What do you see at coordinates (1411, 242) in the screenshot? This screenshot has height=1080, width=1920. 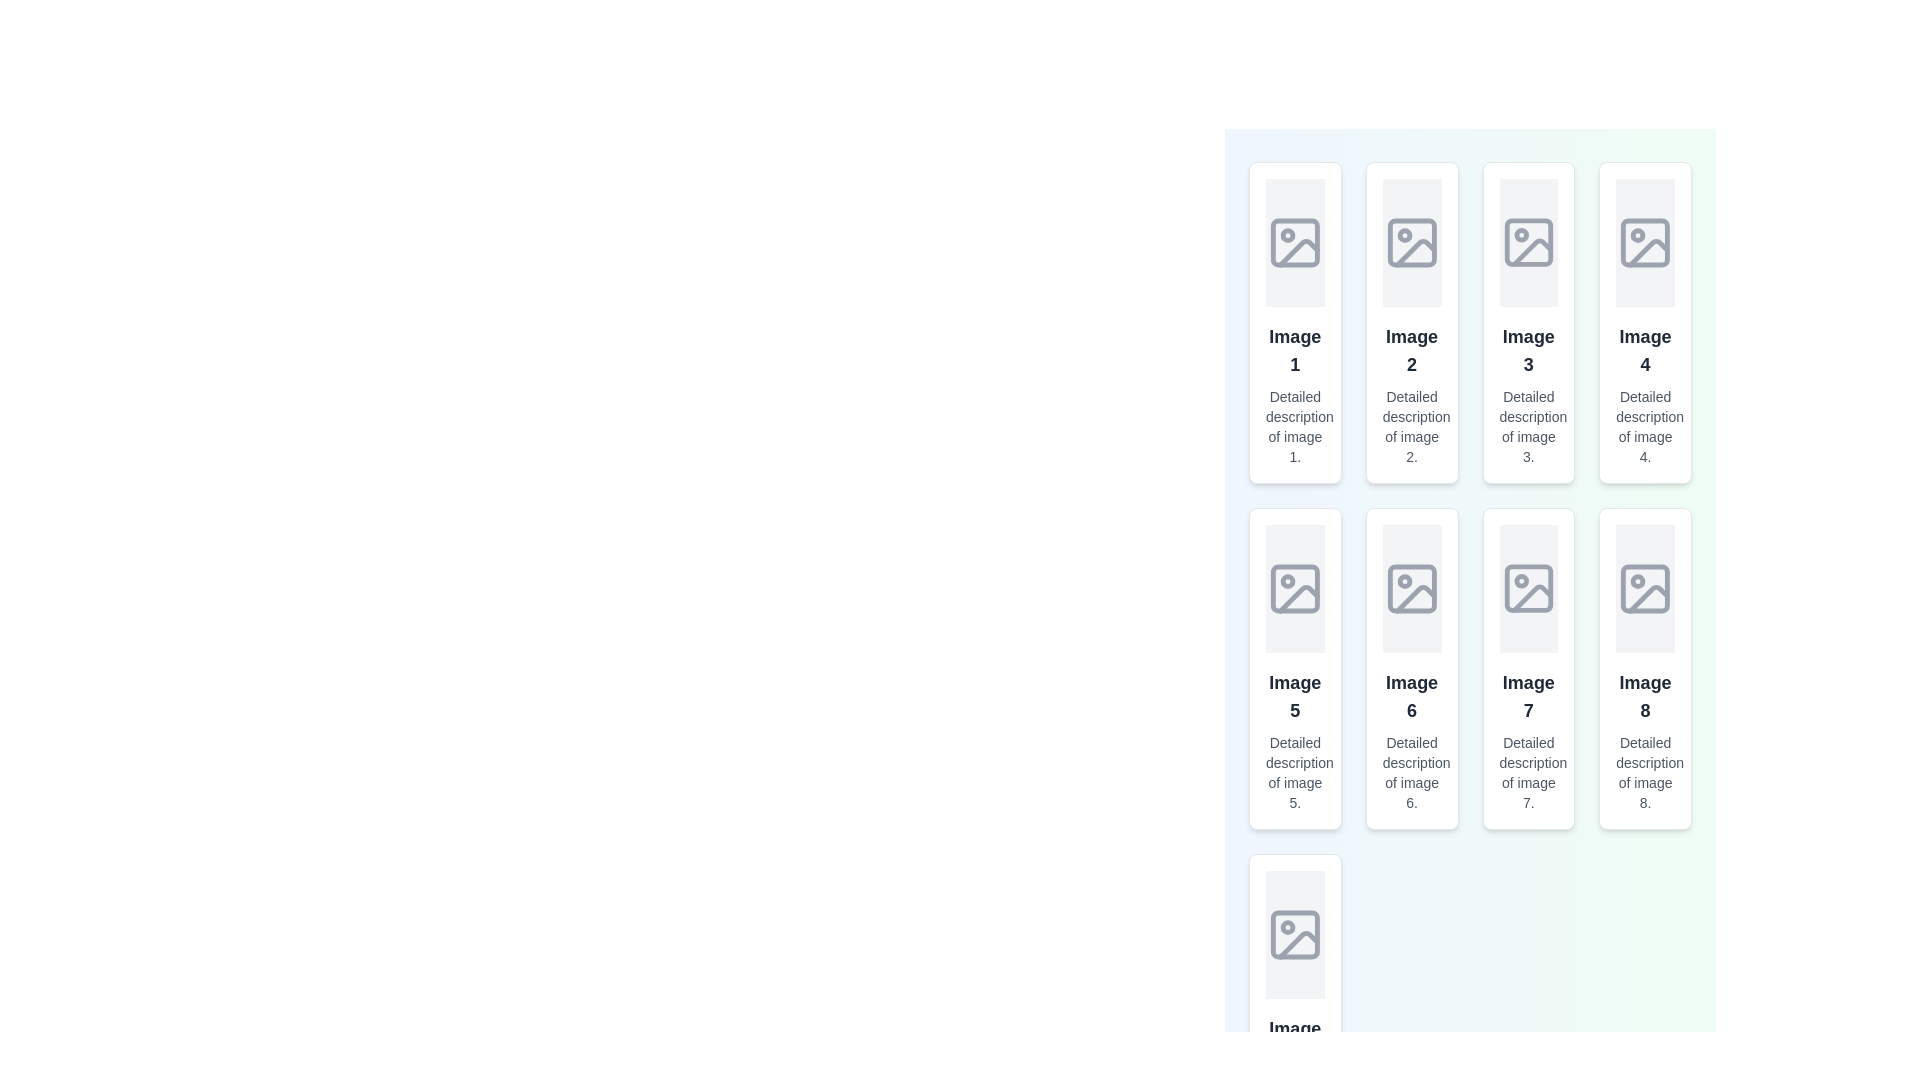 I see `the graphical icon in the second column of the first row of the grid layout, which serves as a placeholder for images` at bounding box center [1411, 242].